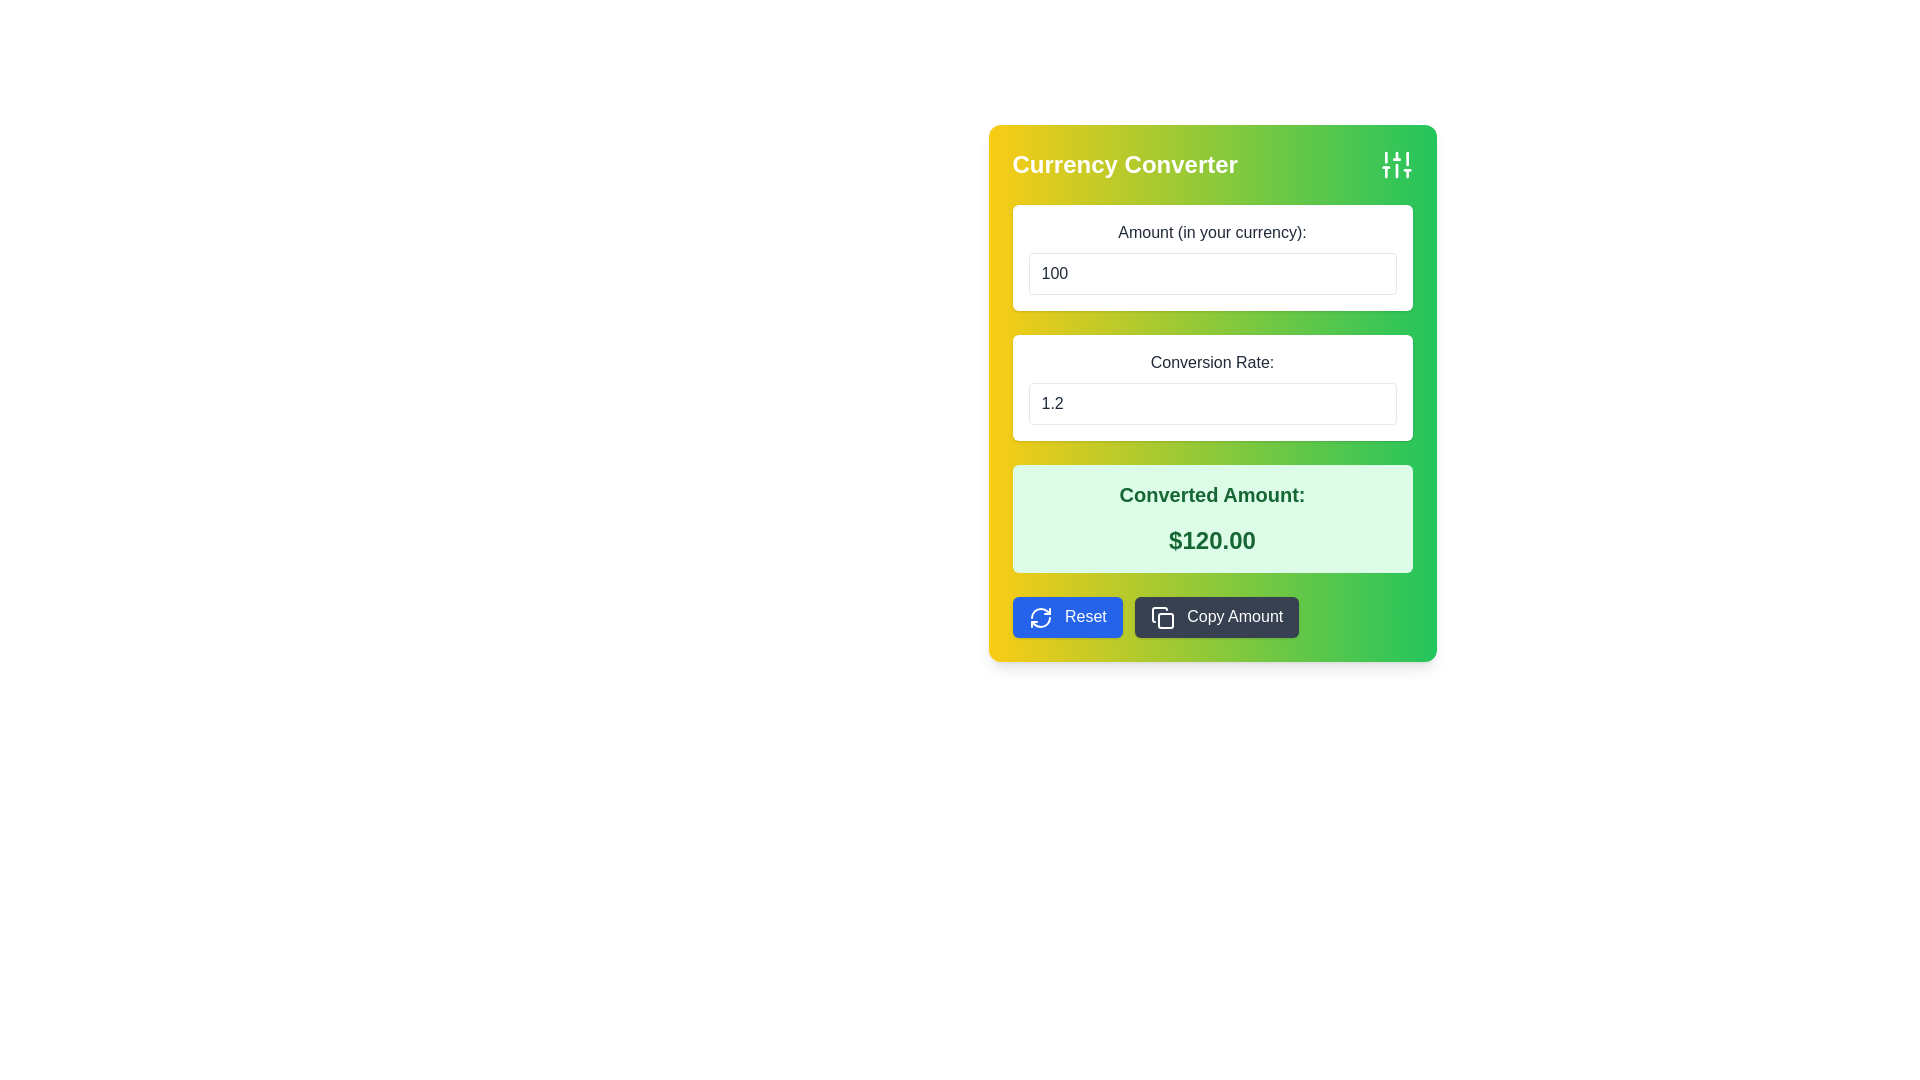 This screenshot has height=1080, width=1920. What do you see at coordinates (1211, 540) in the screenshot?
I see `the display-only text label showing the converted currency amount, which is located below the 'Converted Amount:' label within the green-tinted section of the currency converter interface` at bounding box center [1211, 540].